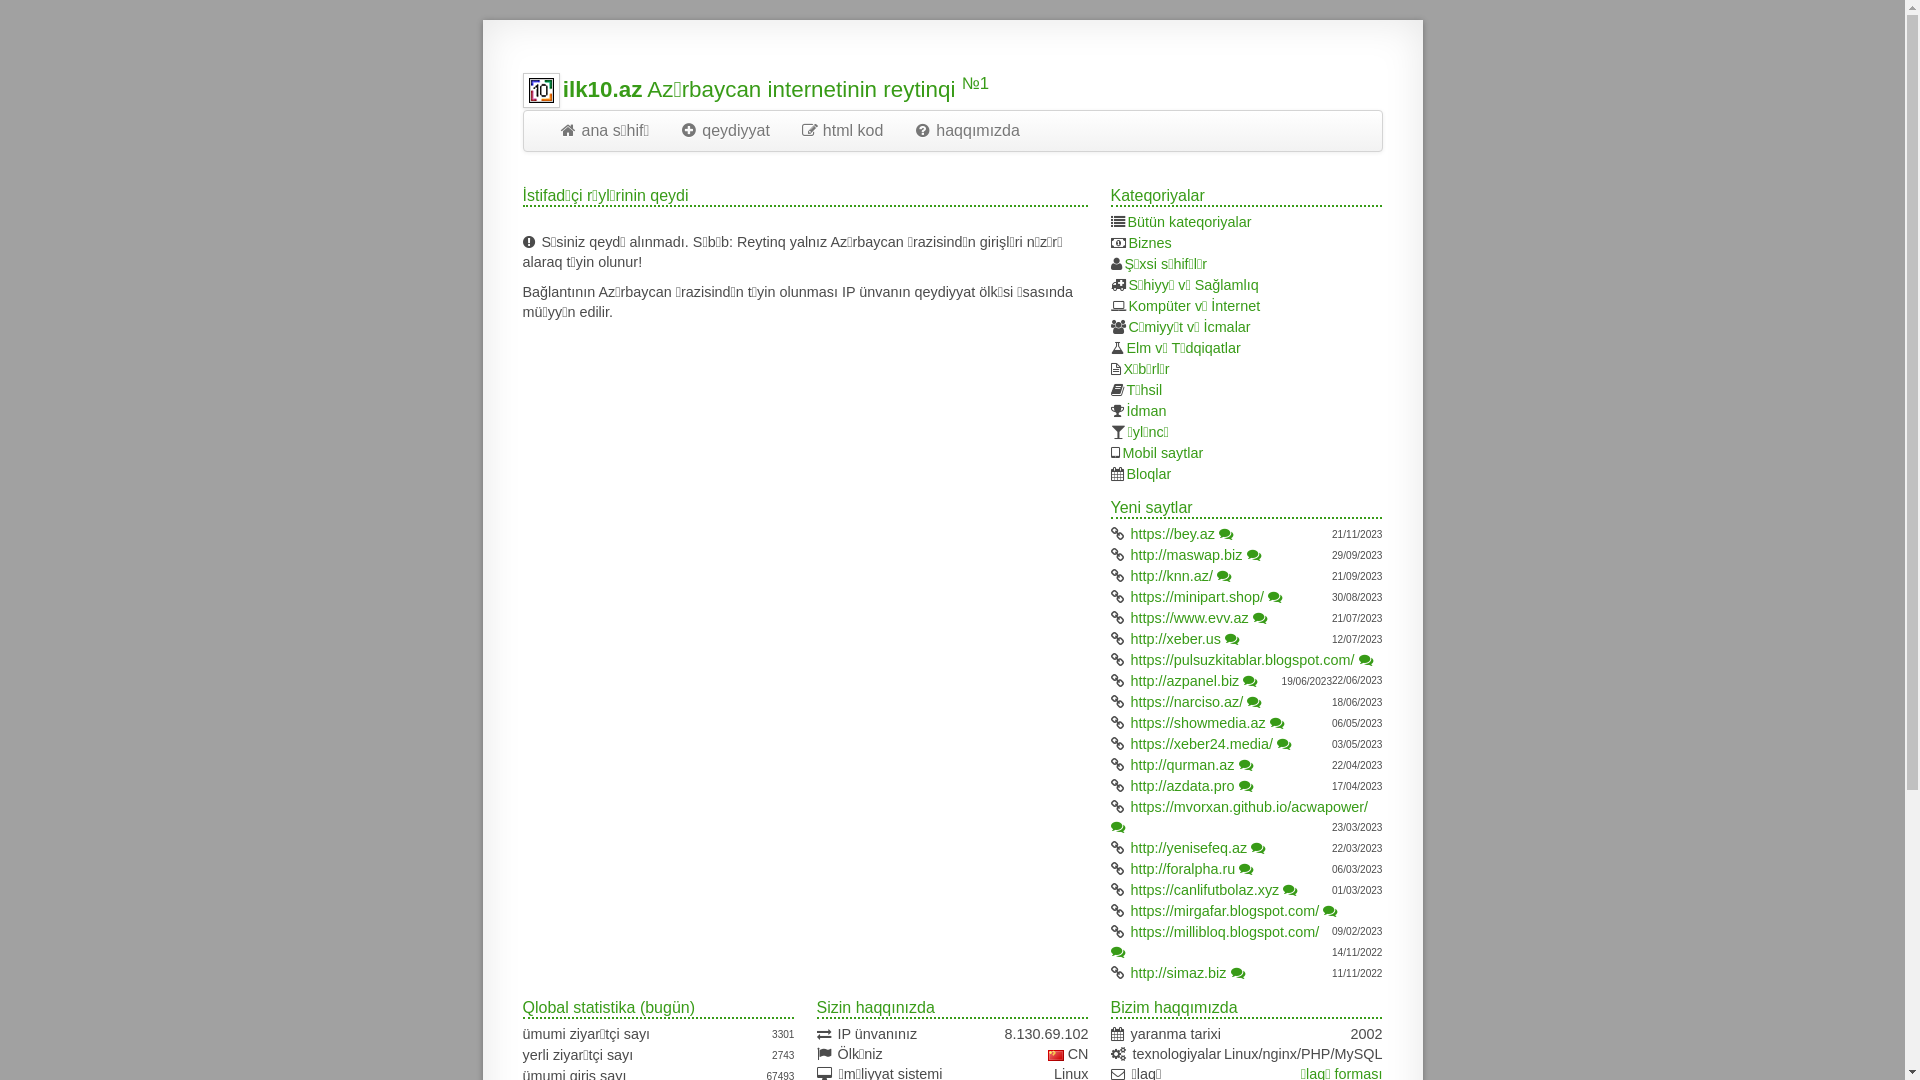  What do you see at coordinates (1186, 555) in the screenshot?
I see `'http://maswap.biz'` at bounding box center [1186, 555].